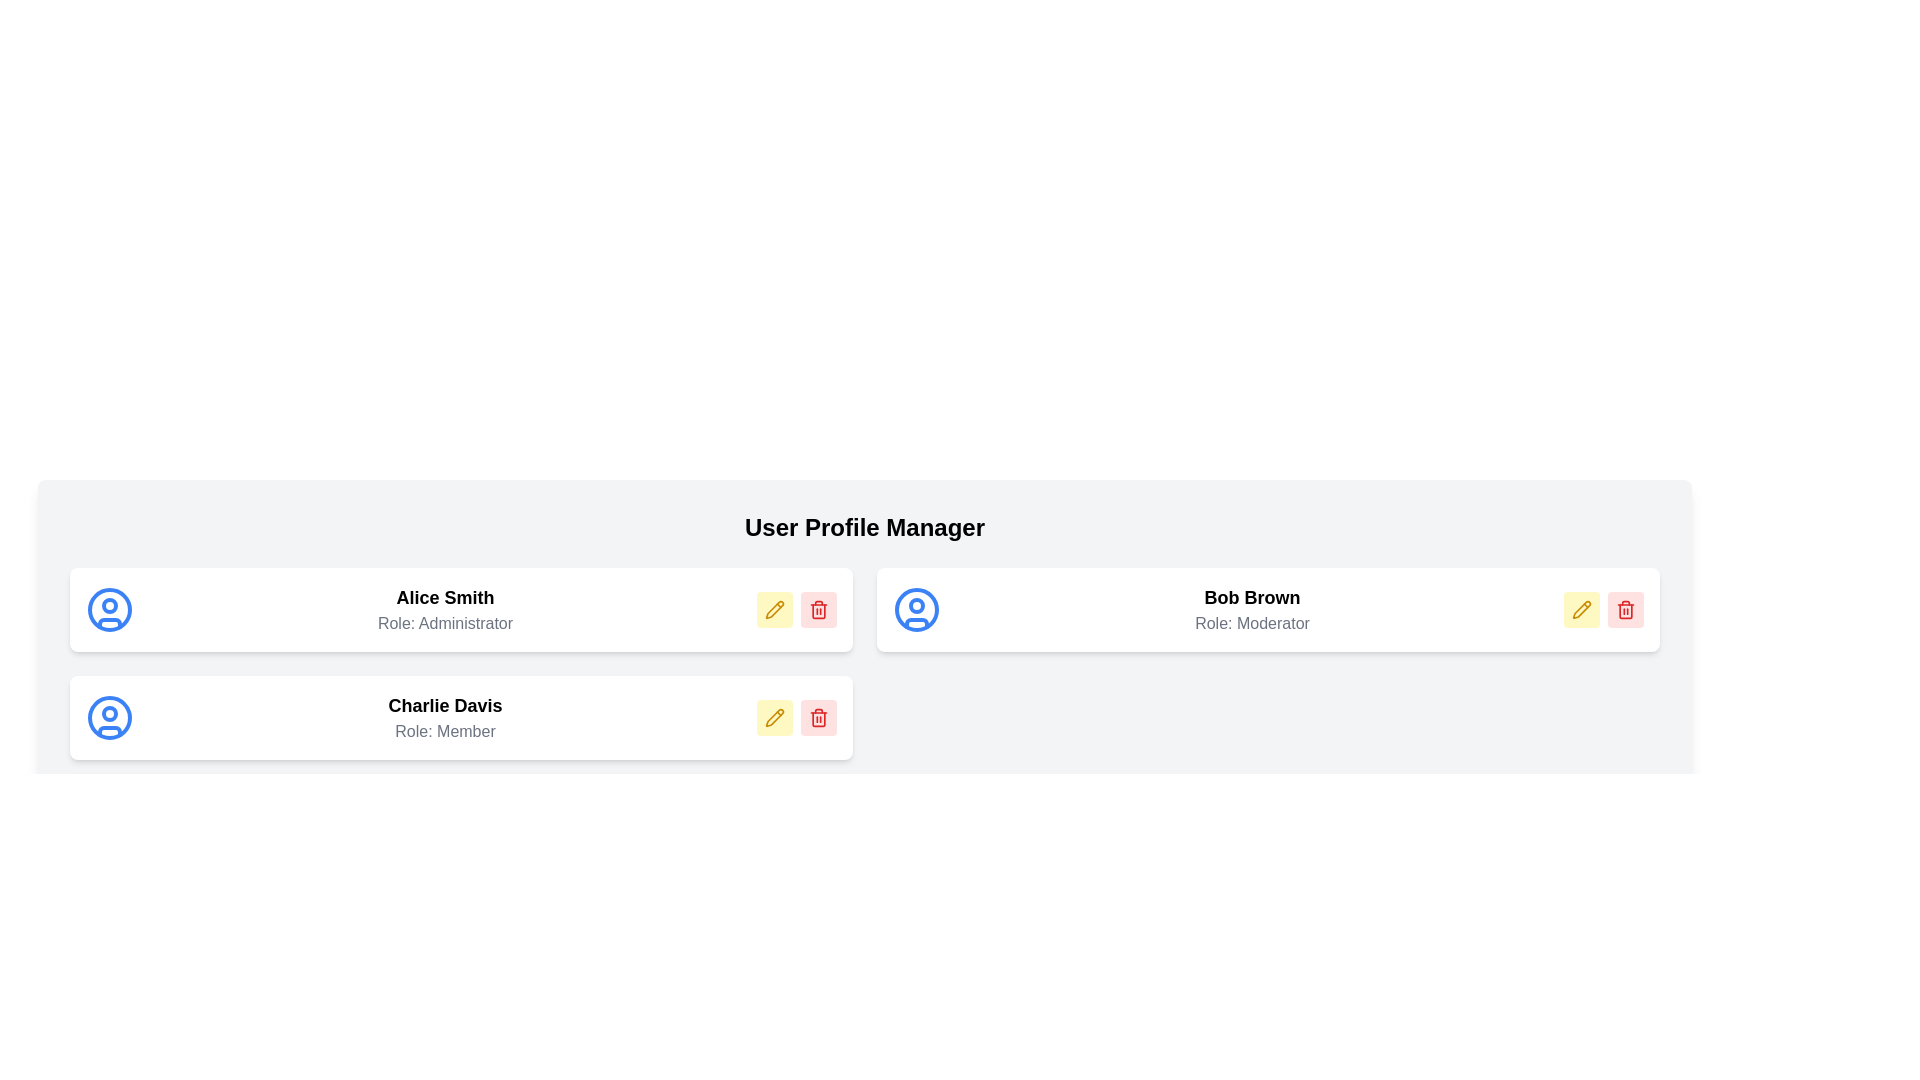  I want to click on the text display indicating 'Moderator' for 'Bob Brown' located in the rightmost column of the user profile manager interface, so click(1251, 623).